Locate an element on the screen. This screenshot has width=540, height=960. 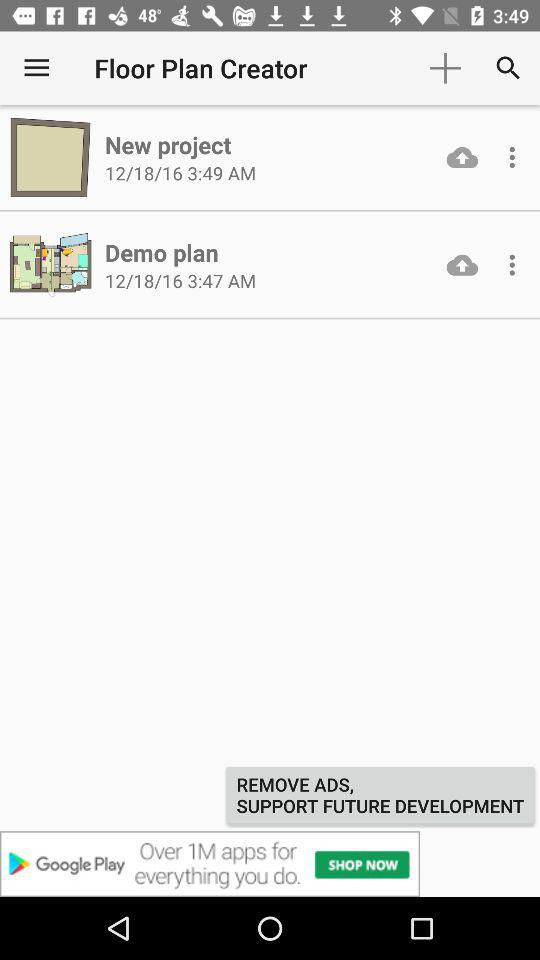
open advertisement is located at coordinates (270, 863).